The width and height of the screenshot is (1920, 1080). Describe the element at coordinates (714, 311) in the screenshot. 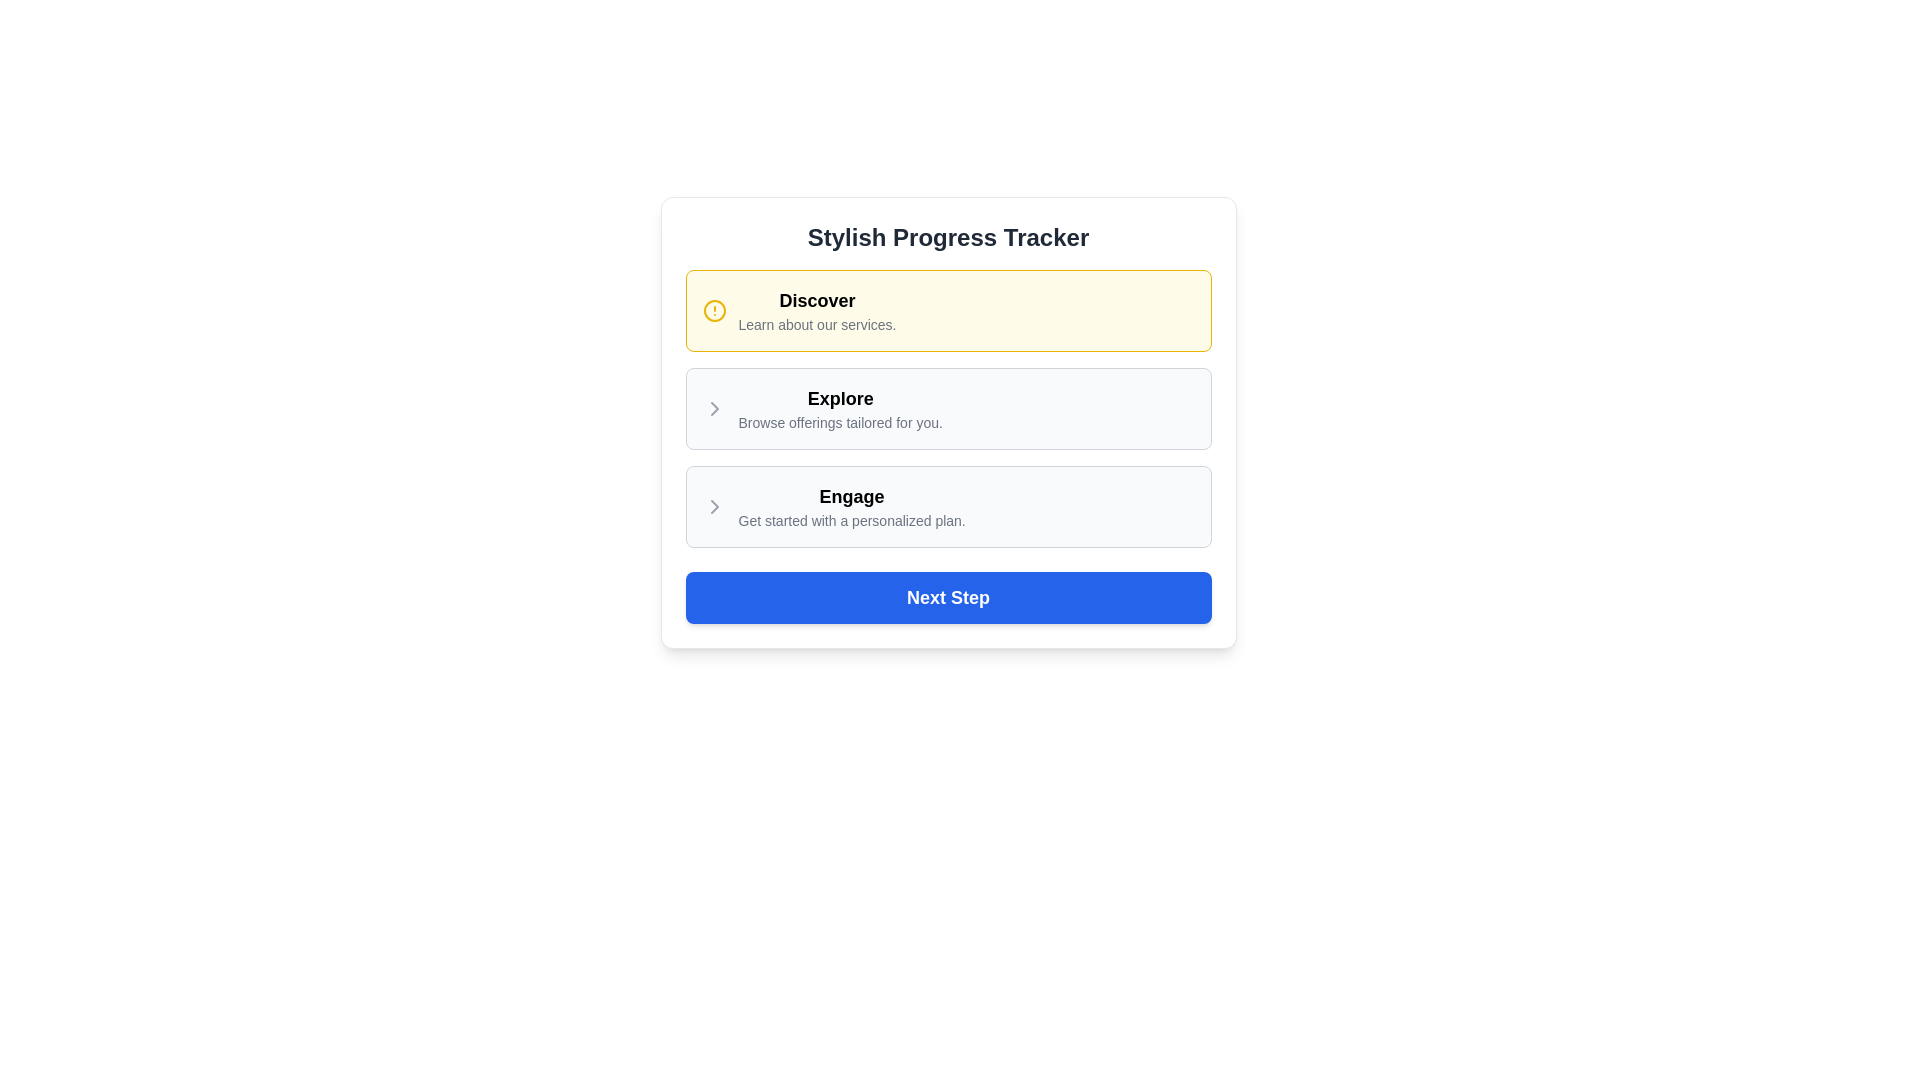

I see `the circular SVG element that is located inside the yellow alert icon, which is positioned to the left of the 'Discover' text in the progress tracker interface` at that location.